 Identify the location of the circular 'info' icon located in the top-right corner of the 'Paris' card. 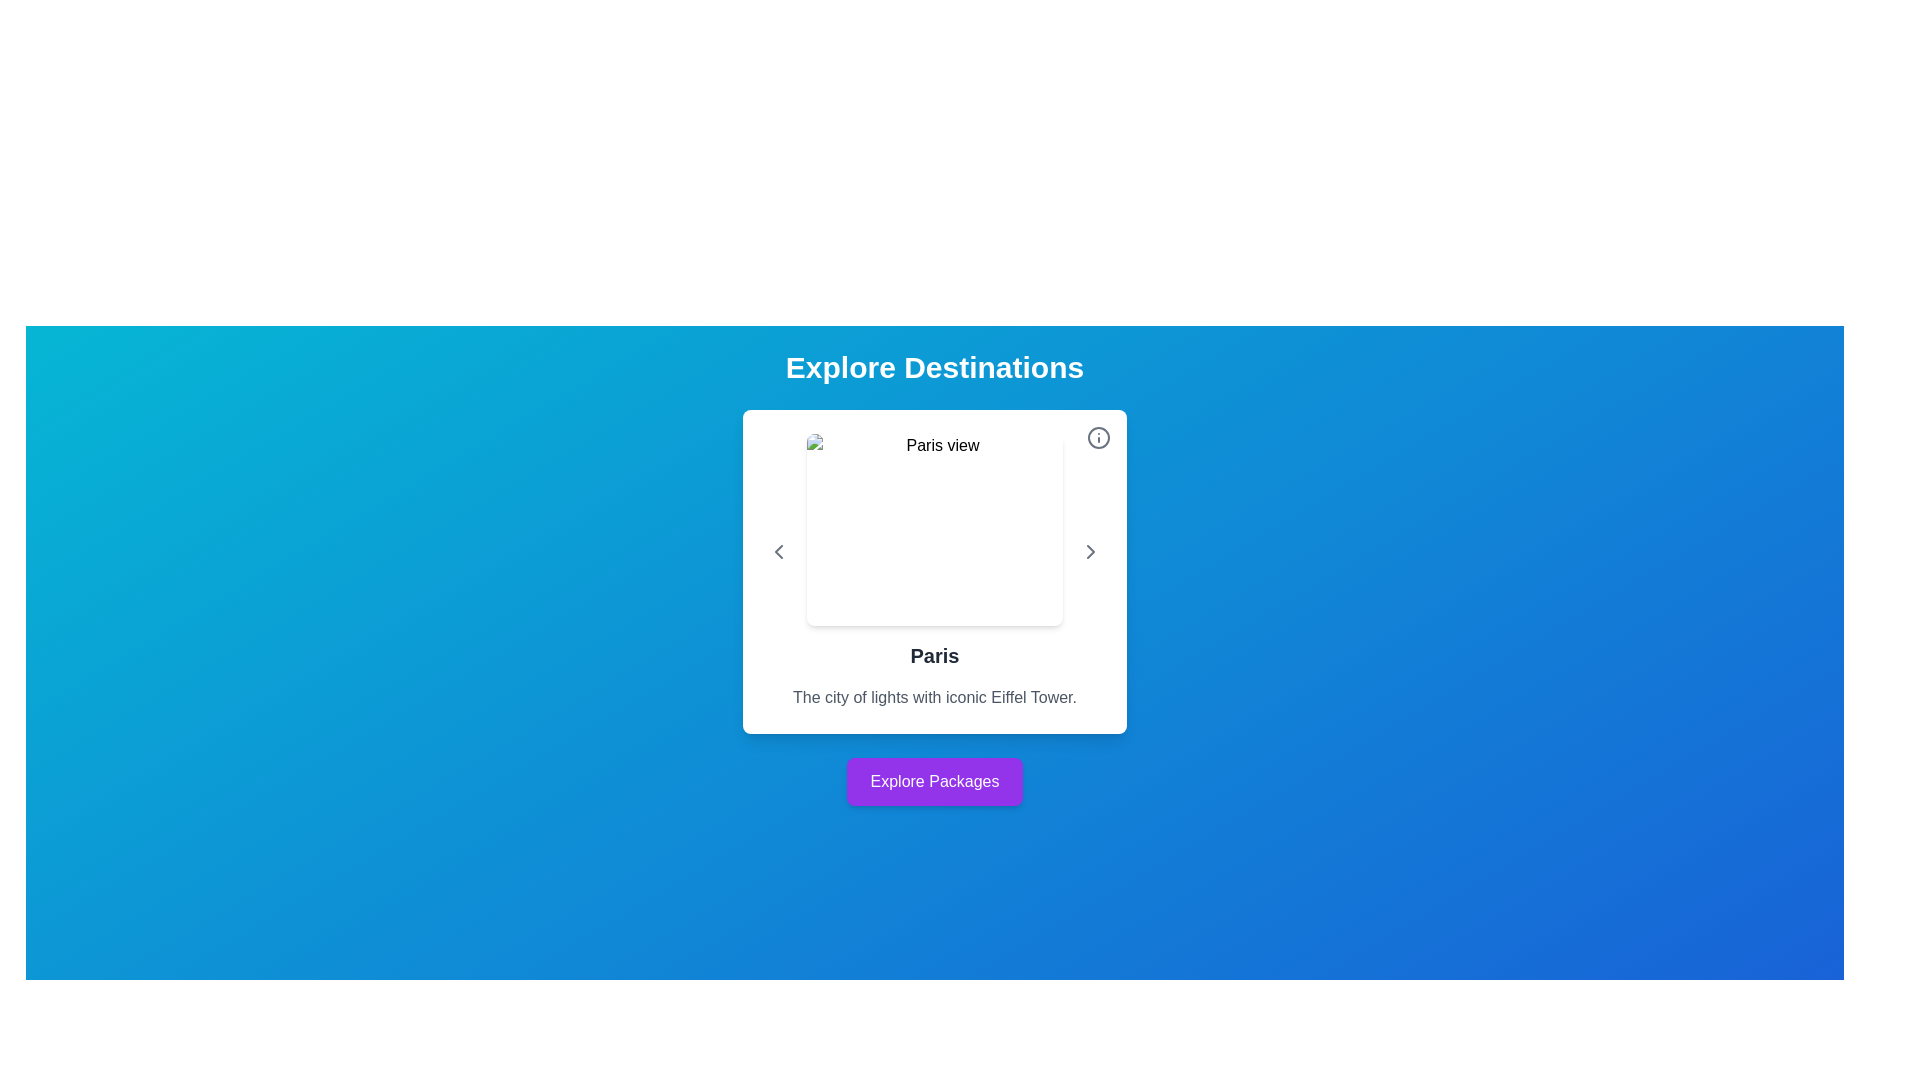
(1098, 437).